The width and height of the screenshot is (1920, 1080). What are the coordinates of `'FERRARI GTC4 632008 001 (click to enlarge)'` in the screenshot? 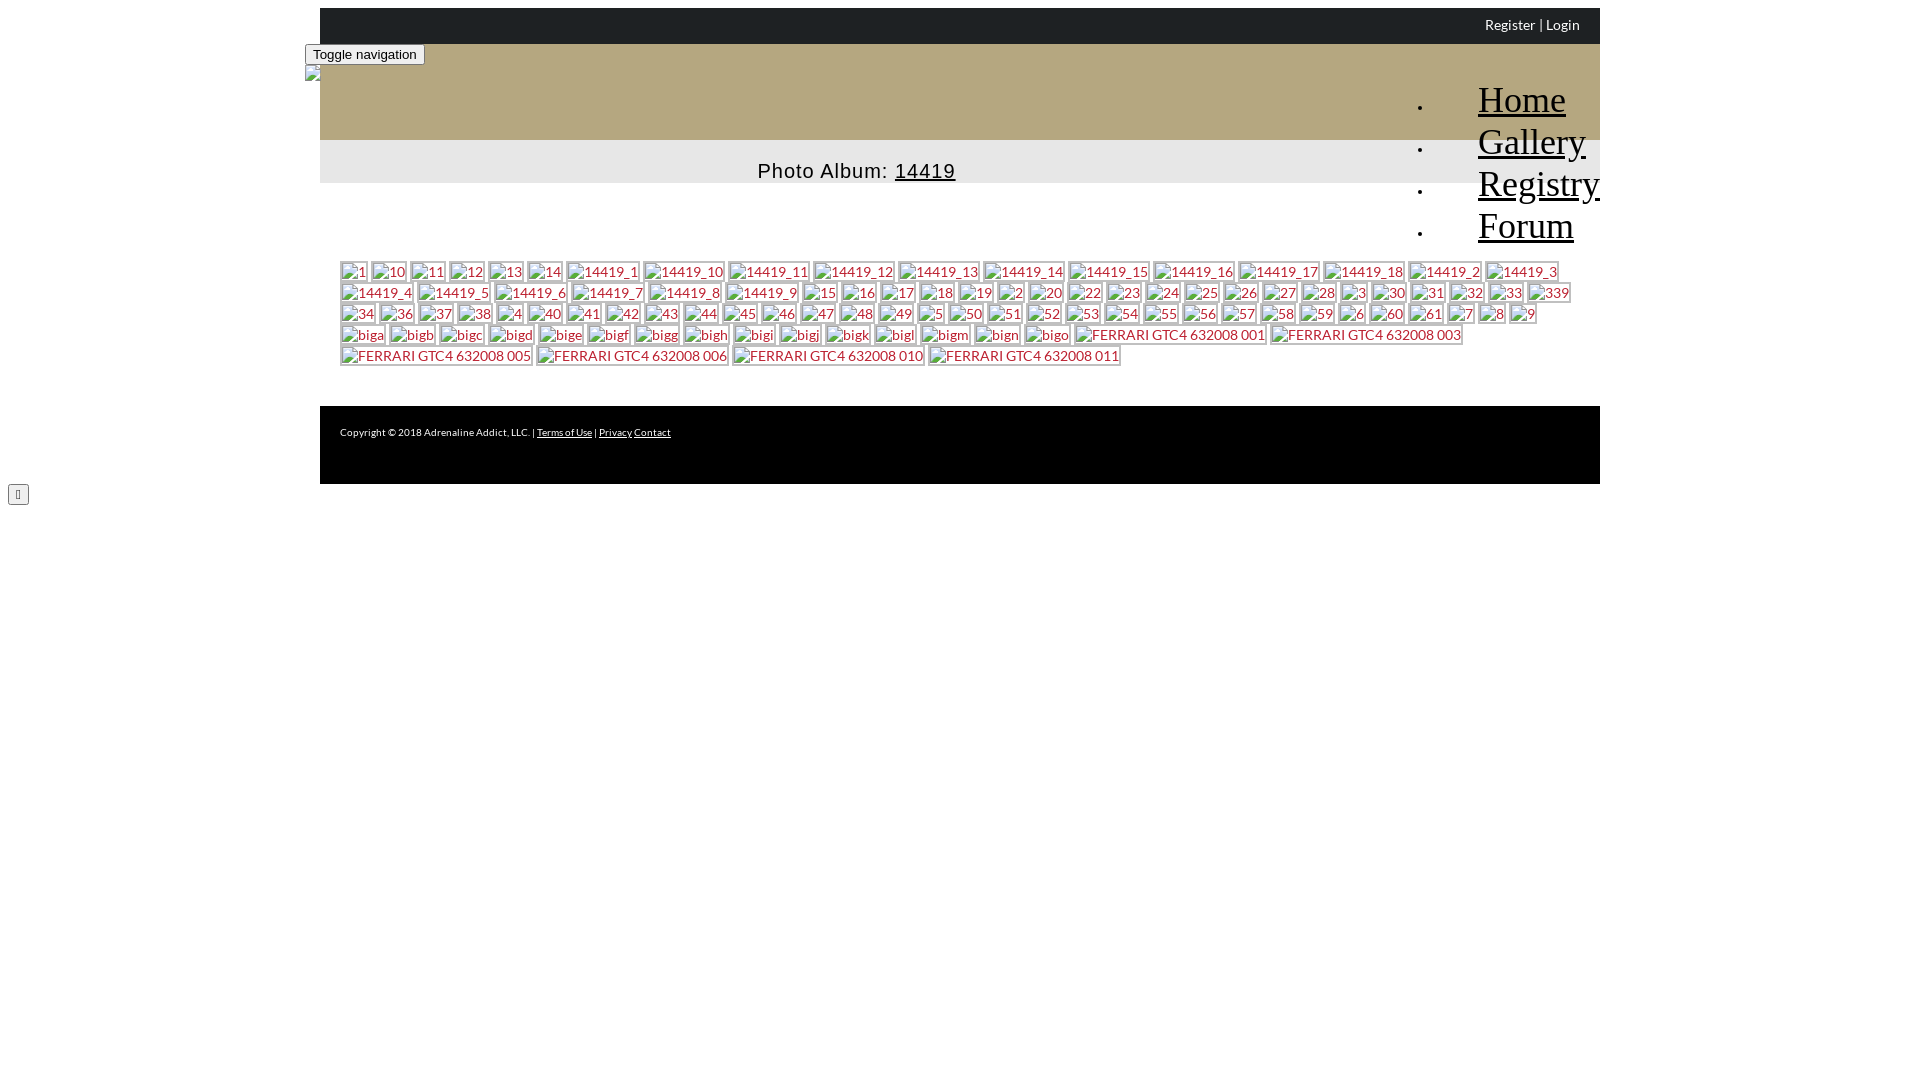 It's located at (1170, 333).